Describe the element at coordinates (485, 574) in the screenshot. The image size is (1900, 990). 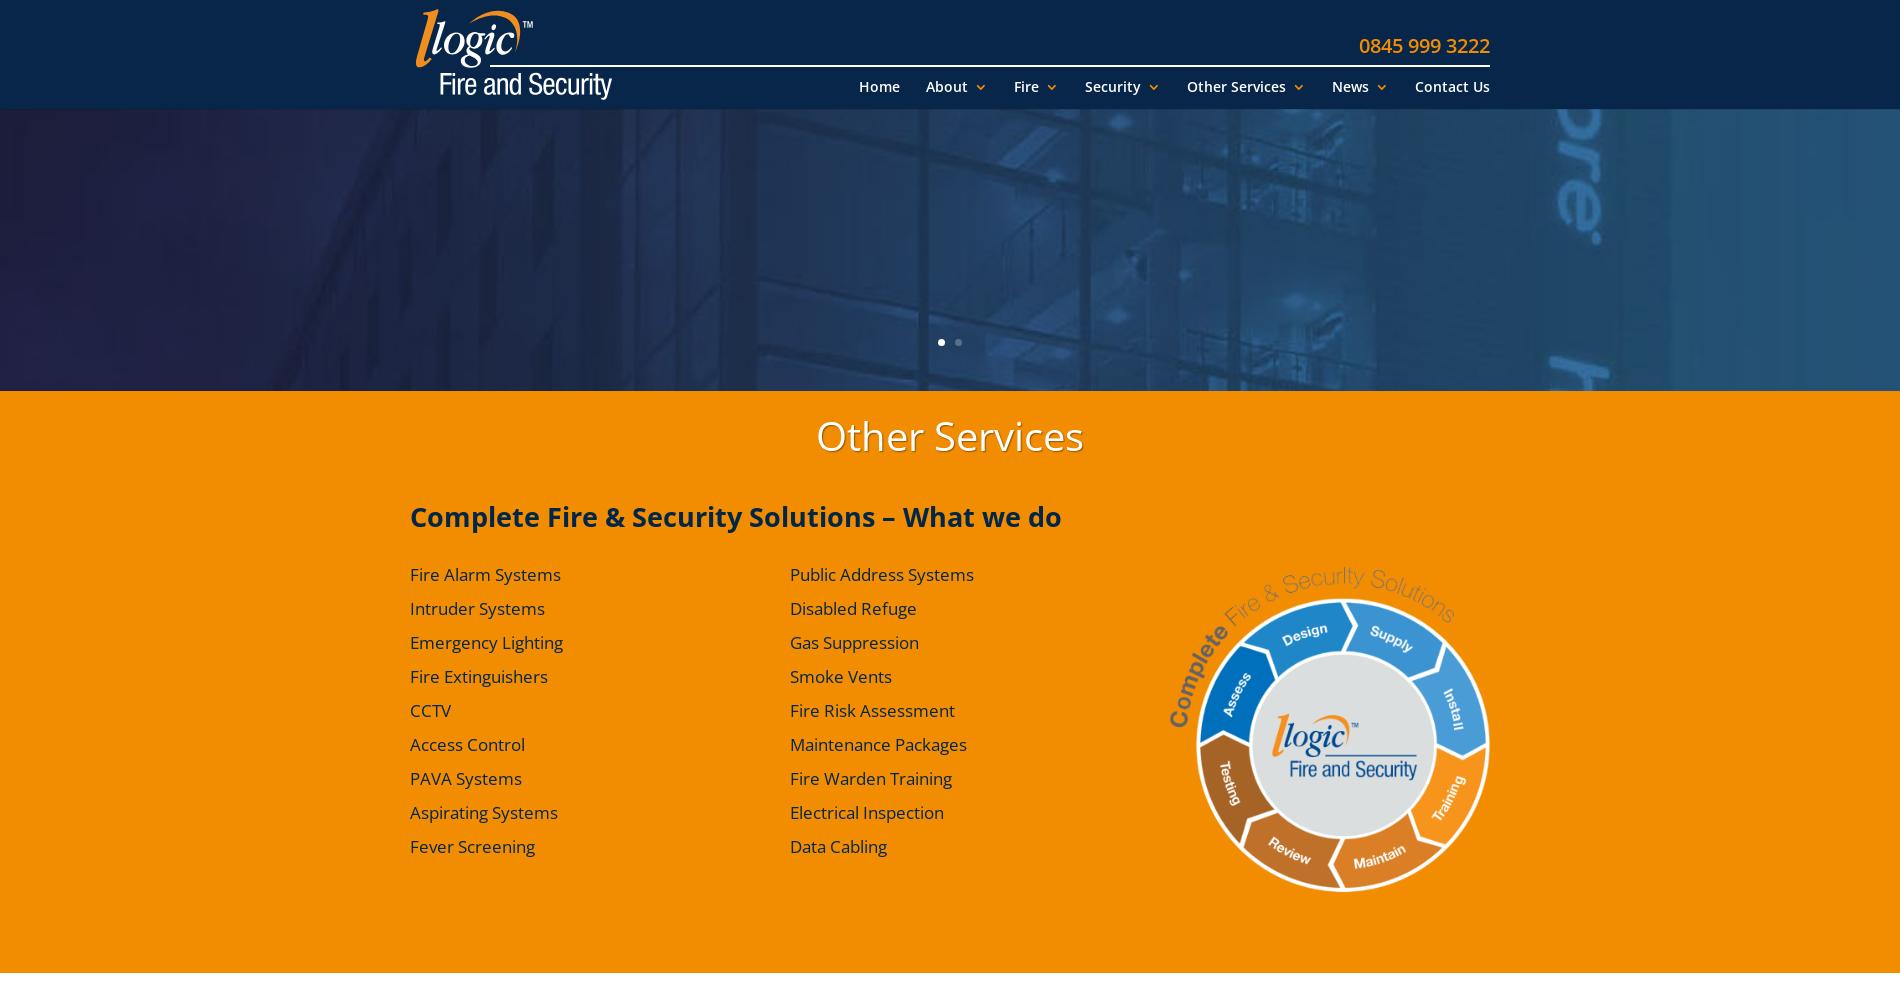
I see `'Fire Alarm Systems'` at that location.